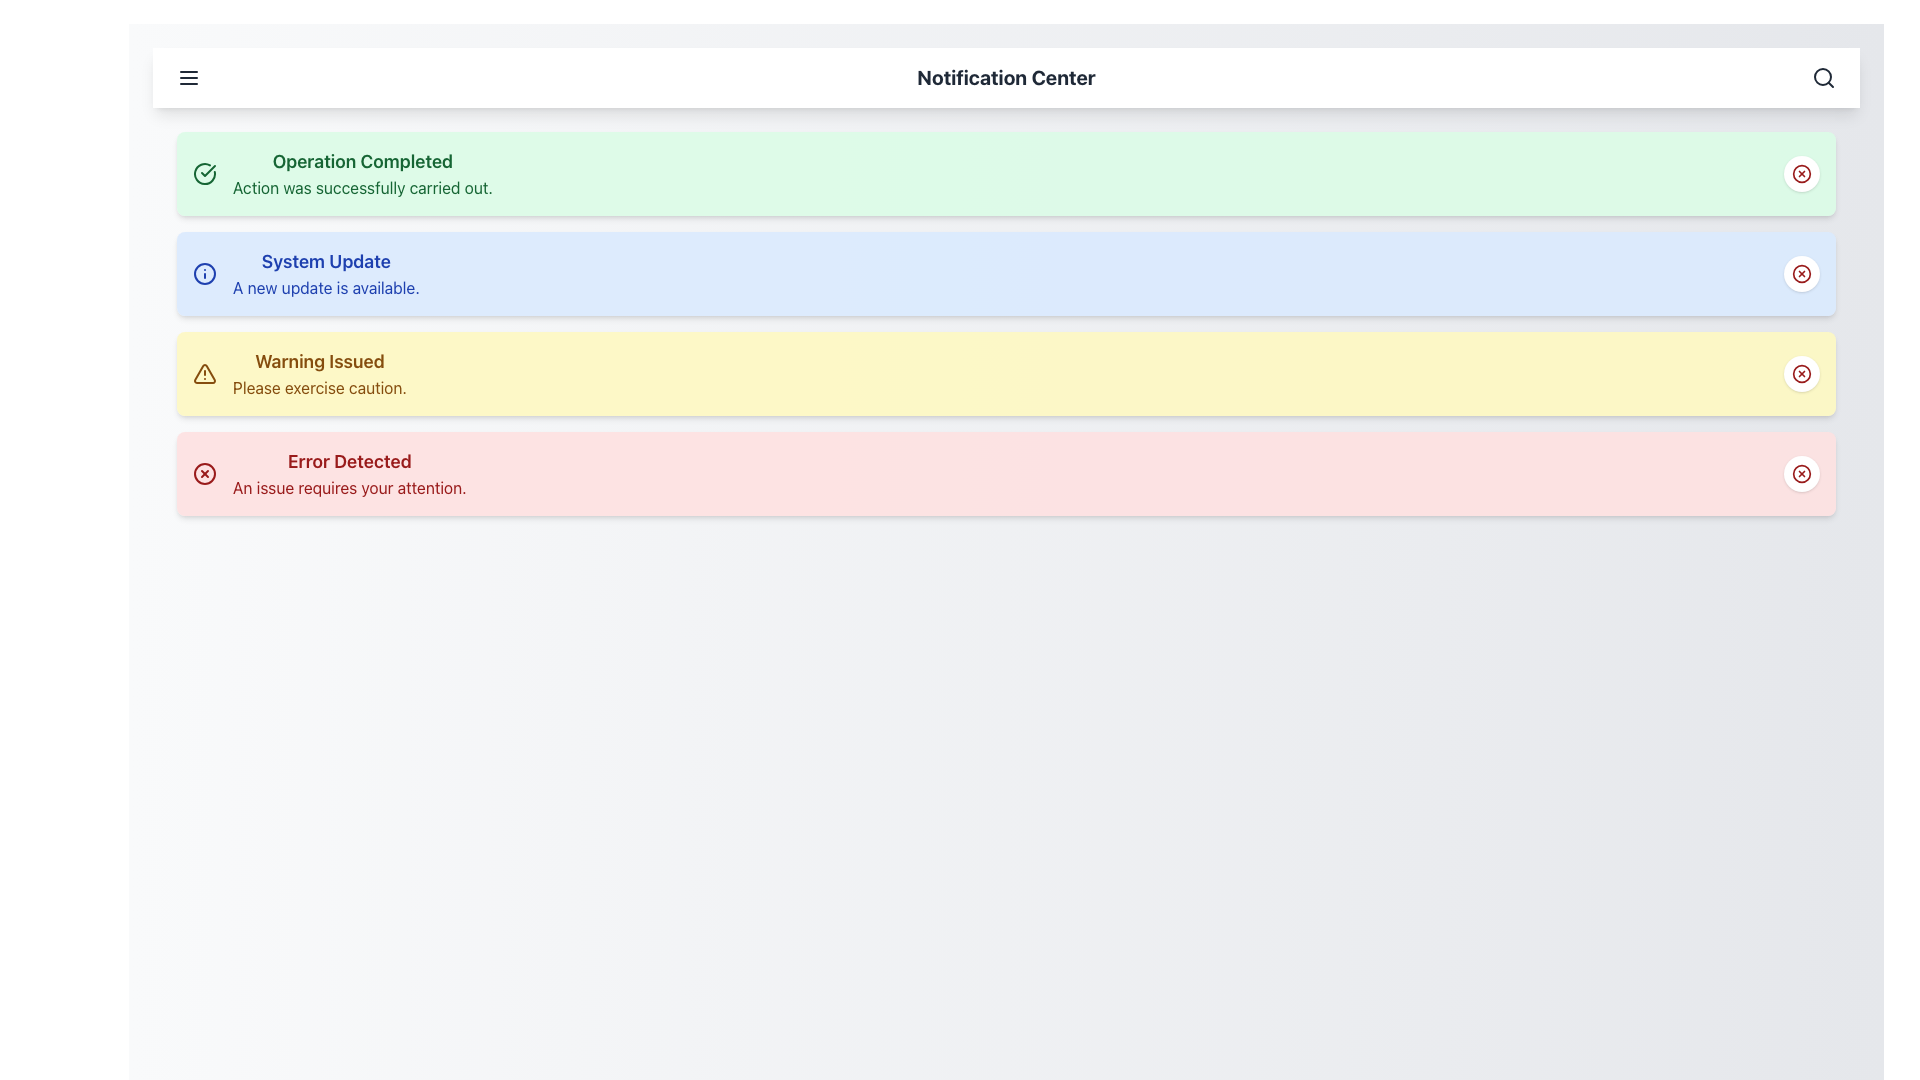  I want to click on the dismiss button located at the far-right end of the 'System Update' notification entry, so click(1801, 273).